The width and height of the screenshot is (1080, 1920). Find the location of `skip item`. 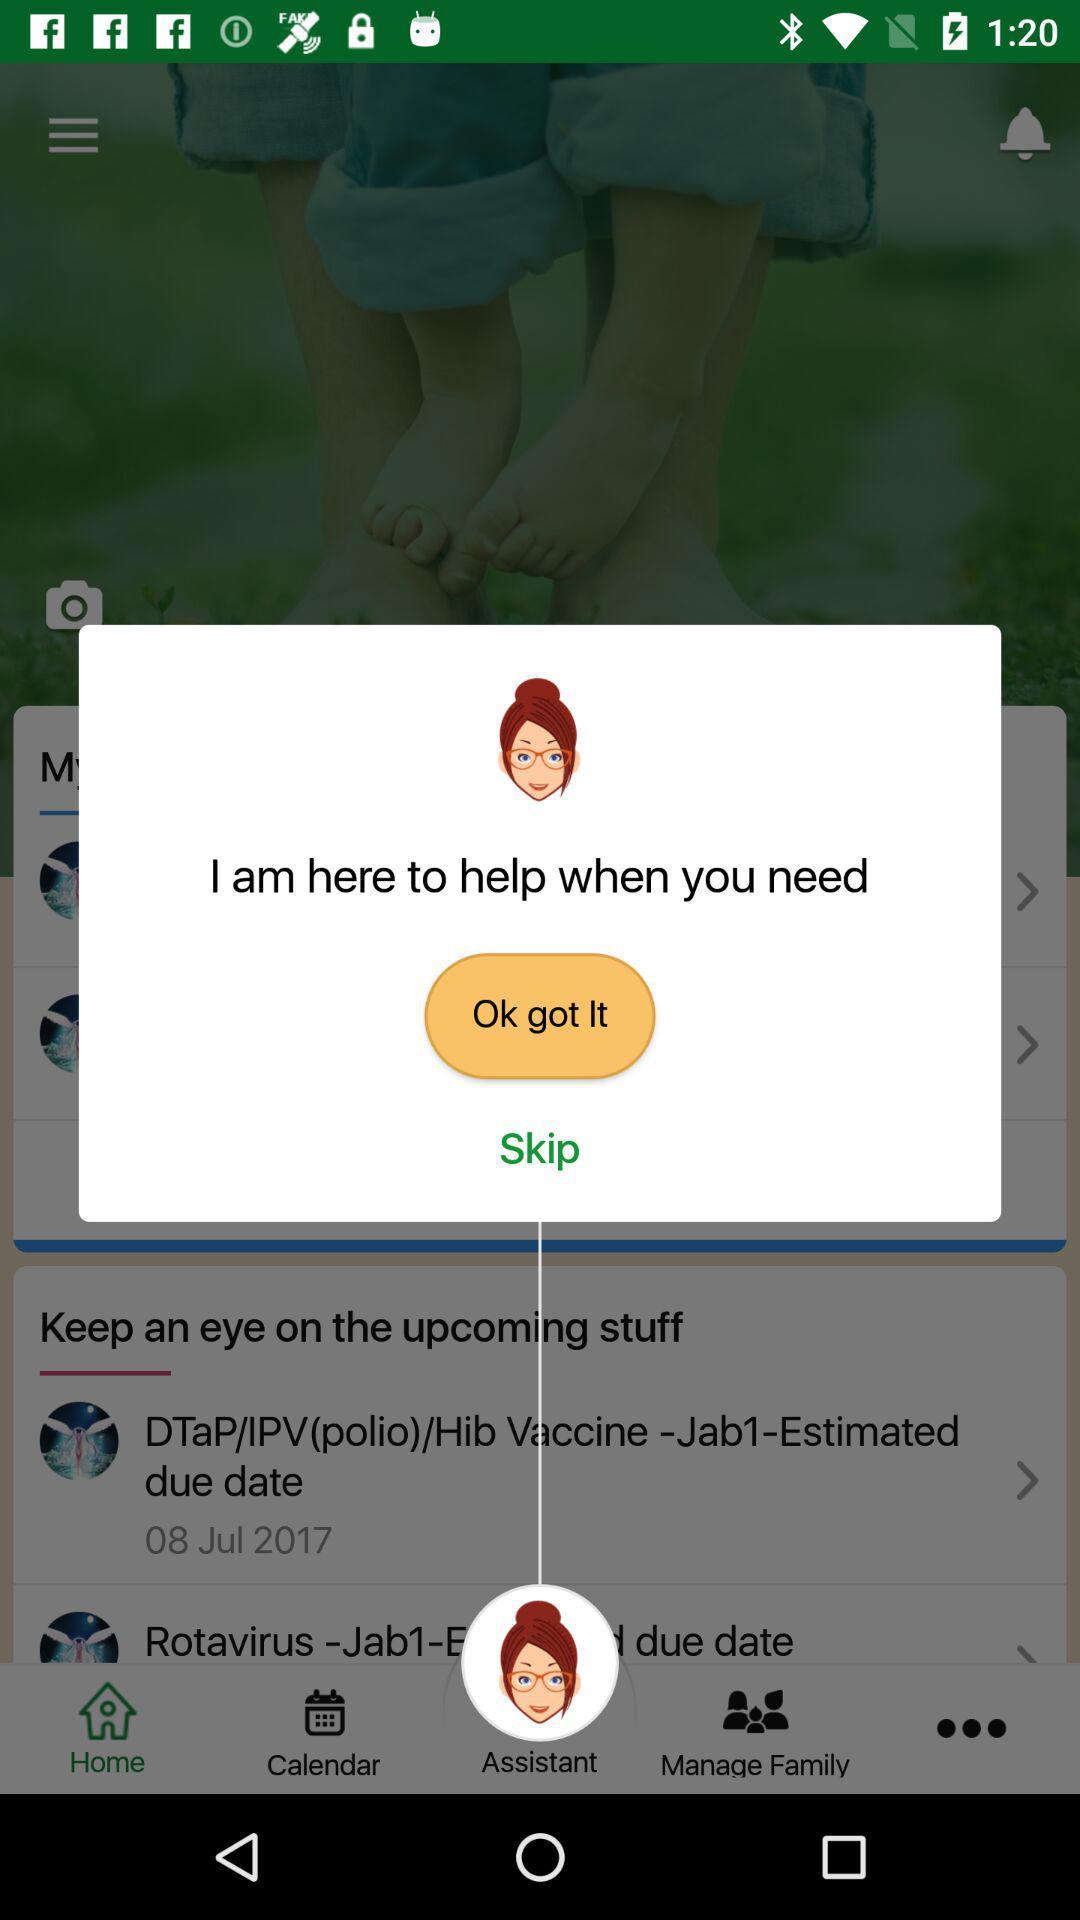

skip item is located at coordinates (540, 1150).